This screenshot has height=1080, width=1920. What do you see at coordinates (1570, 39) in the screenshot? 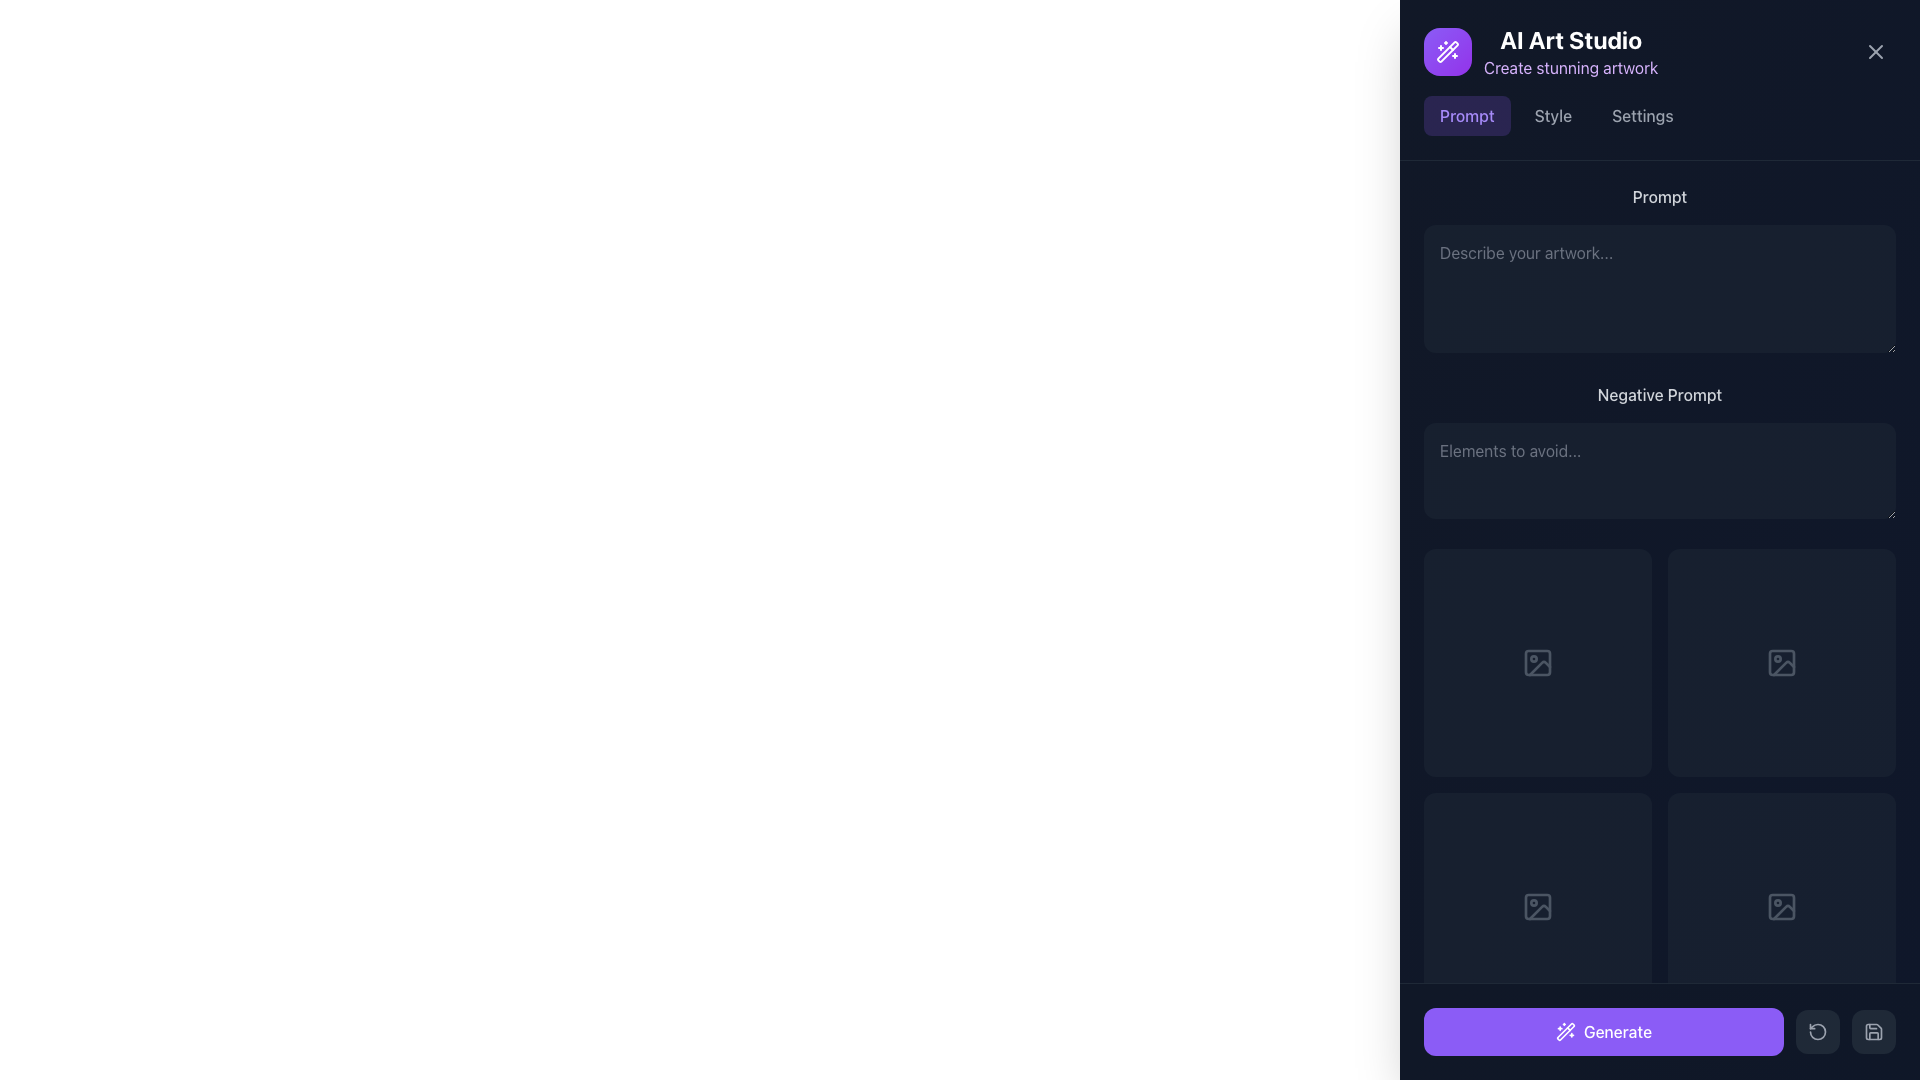
I see `the Text Label at the top left of the interface, which serves as the header indicating the section's name and purpose` at bounding box center [1570, 39].